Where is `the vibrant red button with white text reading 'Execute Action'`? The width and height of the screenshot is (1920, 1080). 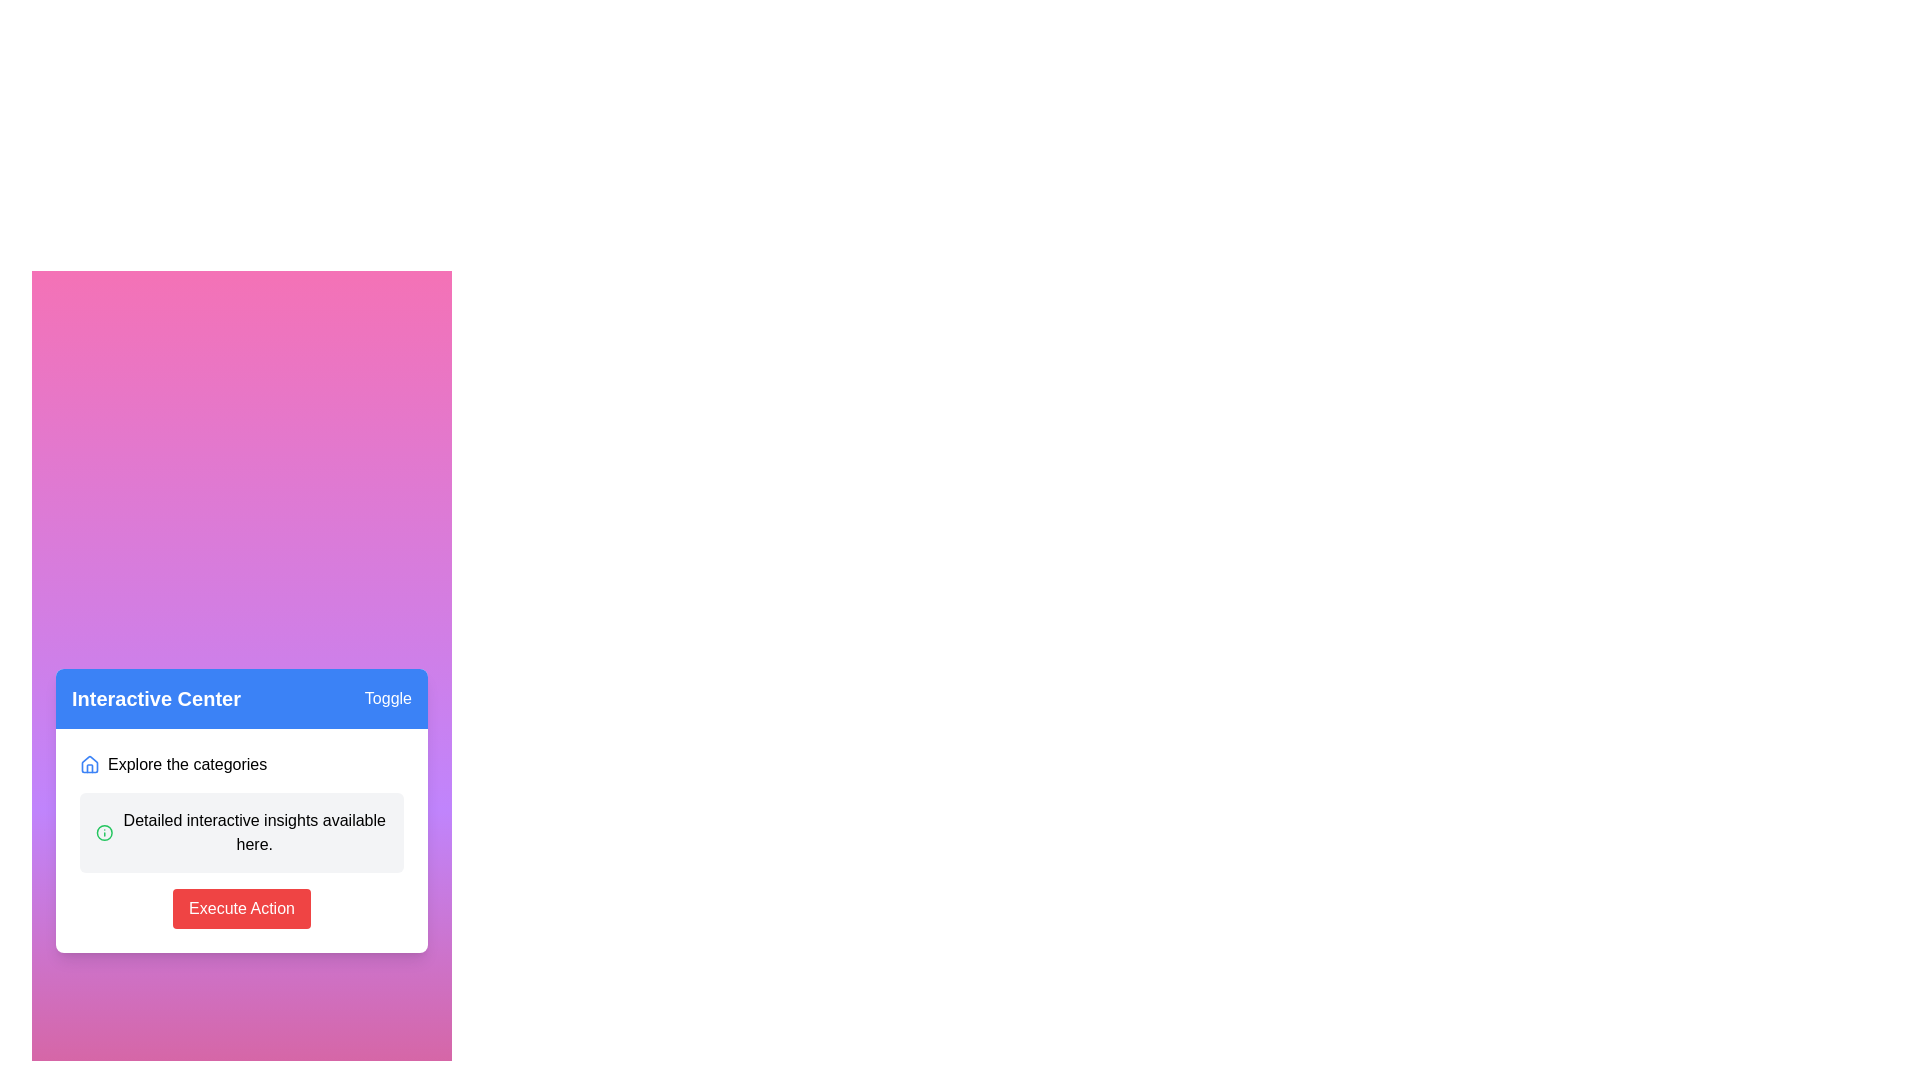
the vibrant red button with white text reading 'Execute Action' is located at coordinates (240, 909).